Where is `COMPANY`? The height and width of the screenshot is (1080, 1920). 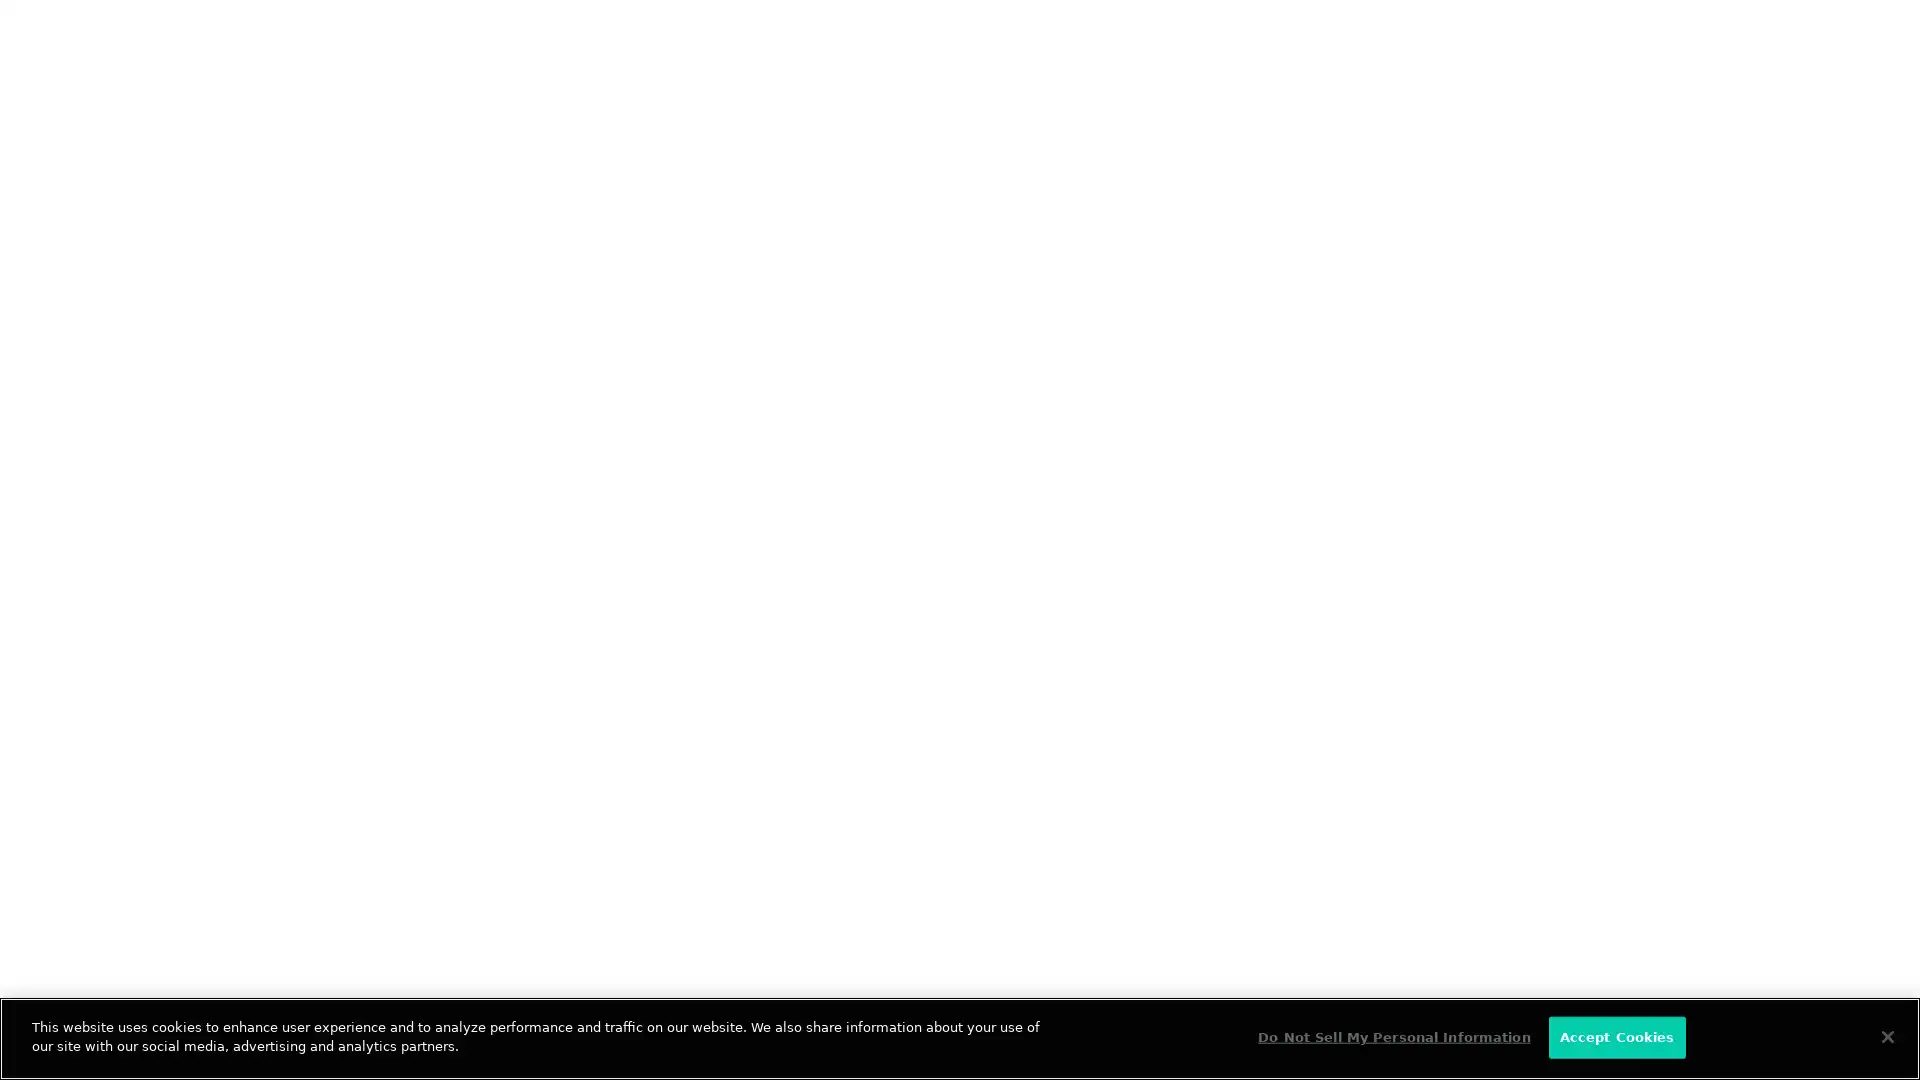
COMPANY is located at coordinates (580, 740).